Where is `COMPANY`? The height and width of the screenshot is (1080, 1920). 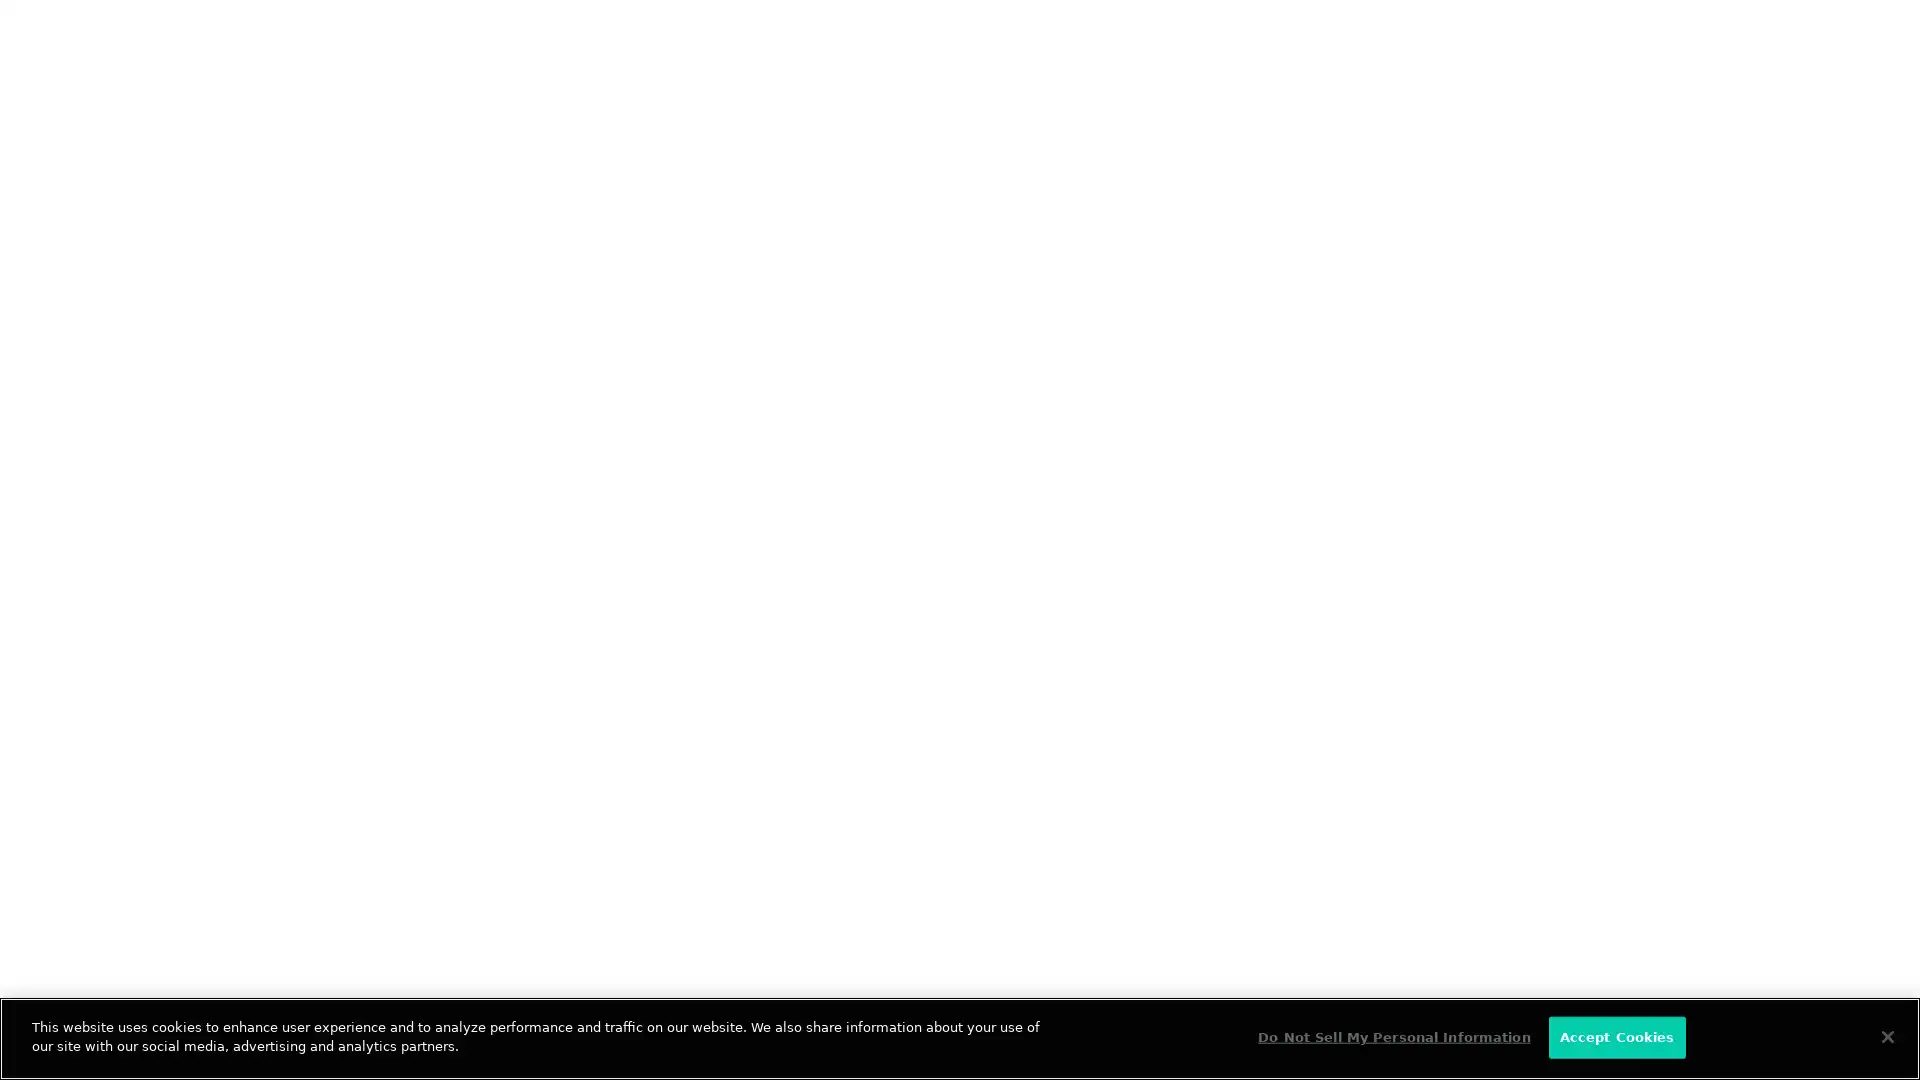
COMPANY is located at coordinates (580, 740).